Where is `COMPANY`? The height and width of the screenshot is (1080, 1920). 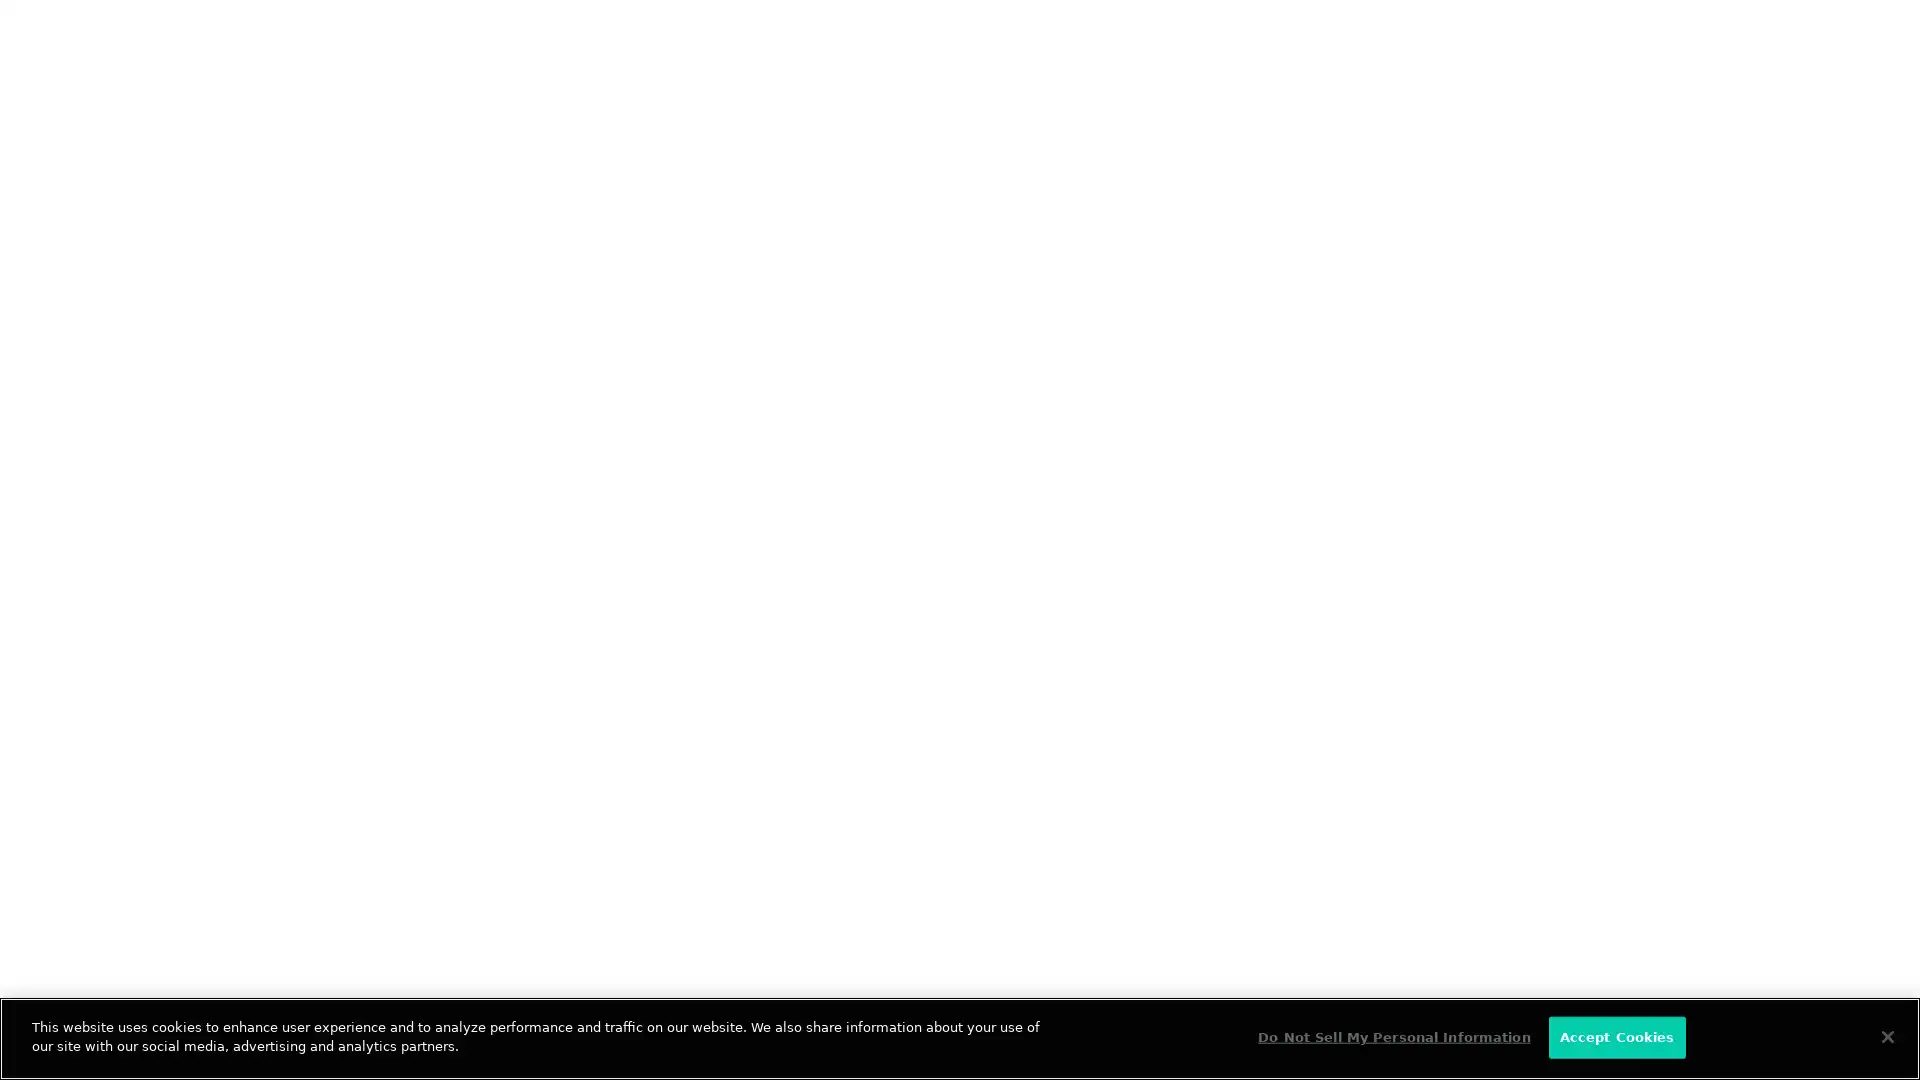
COMPANY is located at coordinates (580, 740).